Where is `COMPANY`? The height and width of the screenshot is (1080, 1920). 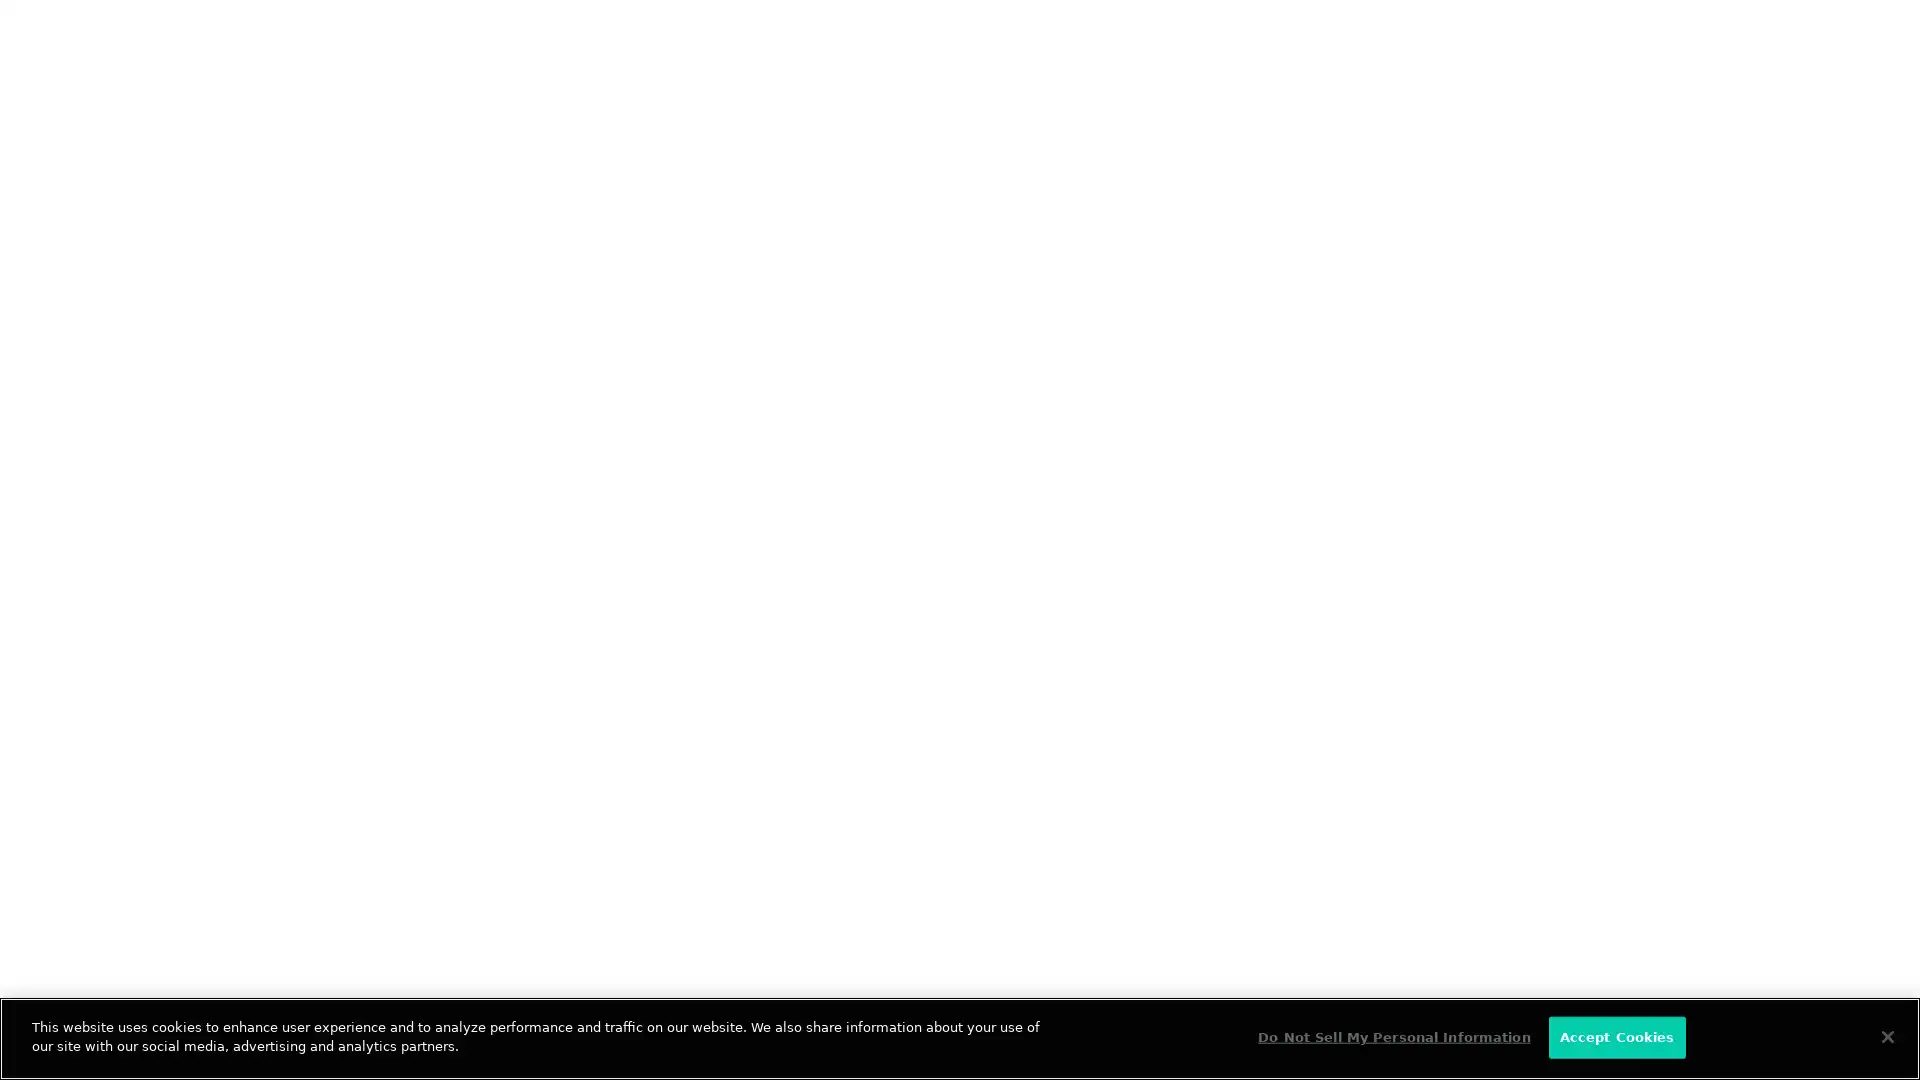
COMPANY is located at coordinates (580, 740).